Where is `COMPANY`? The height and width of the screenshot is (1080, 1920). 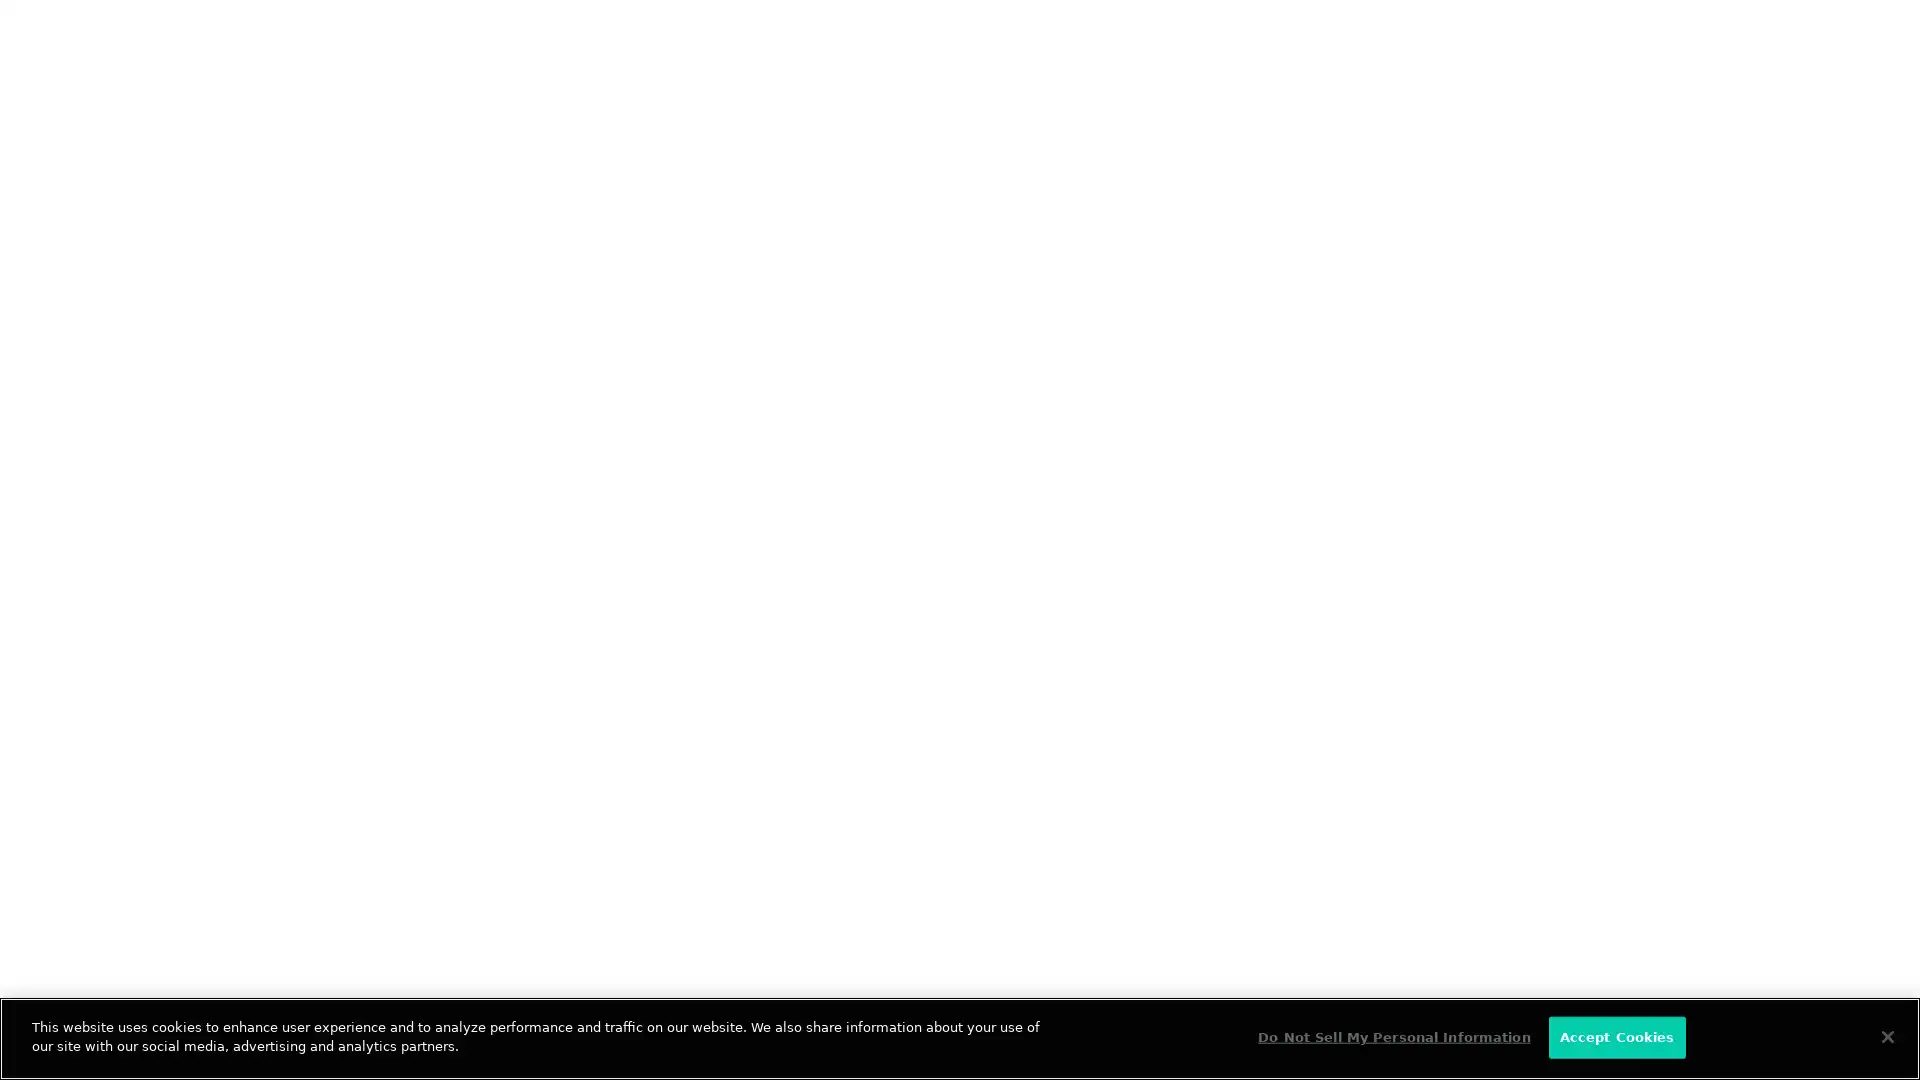
COMPANY is located at coordinates (580, 740).